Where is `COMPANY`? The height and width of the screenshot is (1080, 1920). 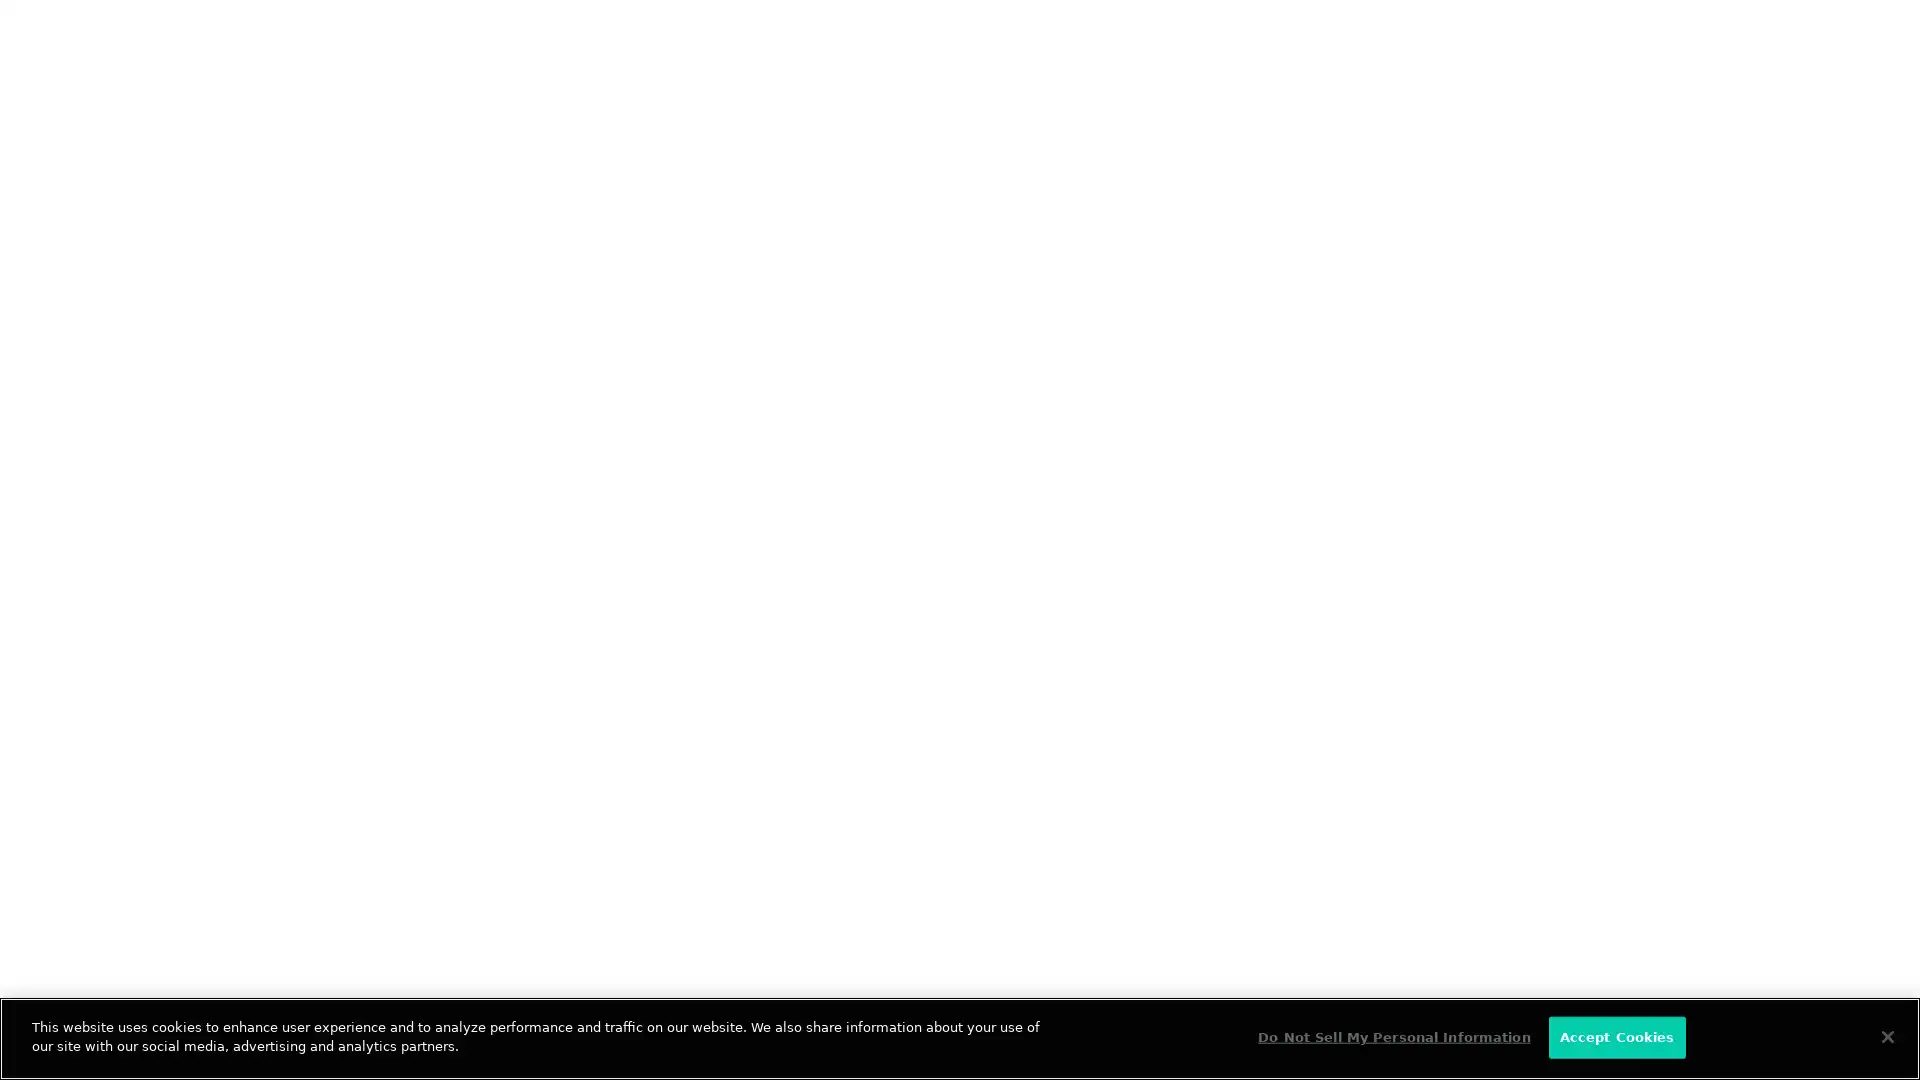
COMPANY is located at coordinates (580, 740).